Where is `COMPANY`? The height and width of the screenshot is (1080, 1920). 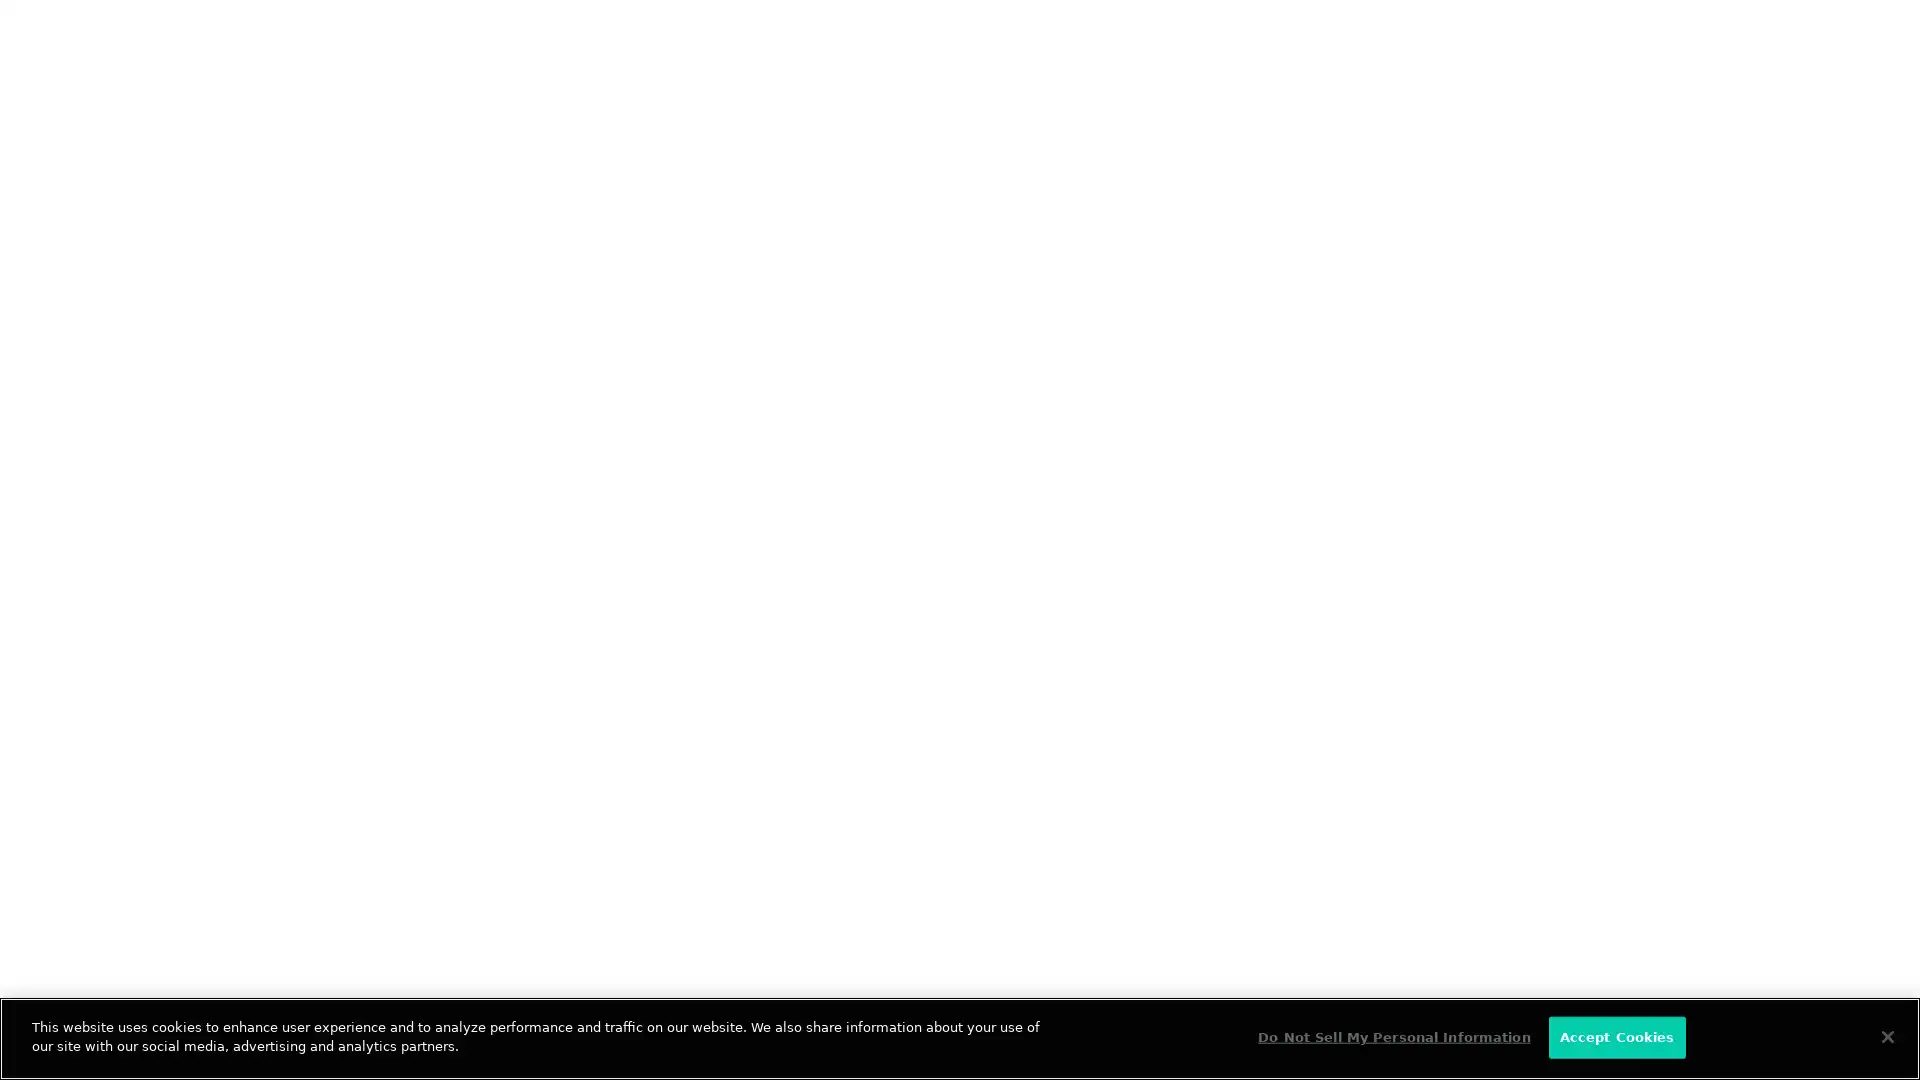
COMPANY is located at coordinates (580, 740).